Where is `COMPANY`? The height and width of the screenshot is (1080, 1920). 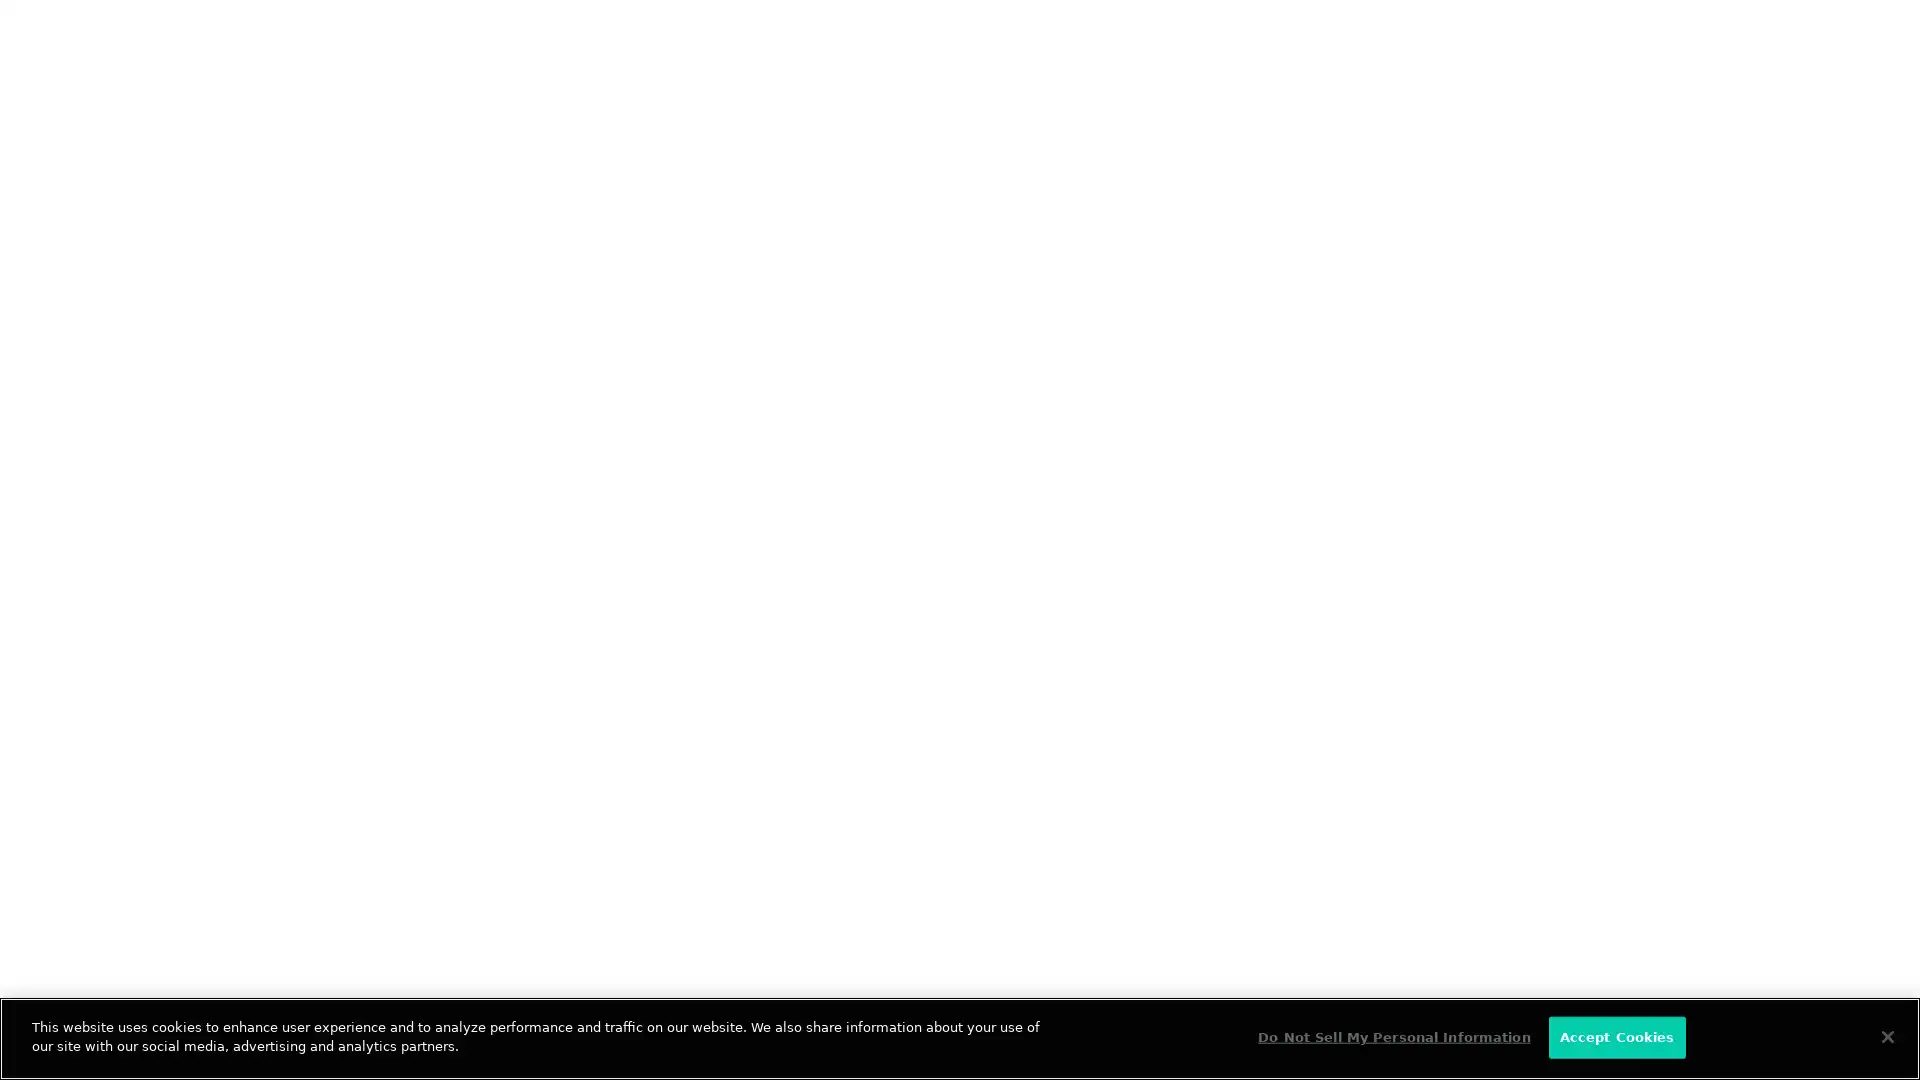
COMPANY is located at coordinates (580, 740).